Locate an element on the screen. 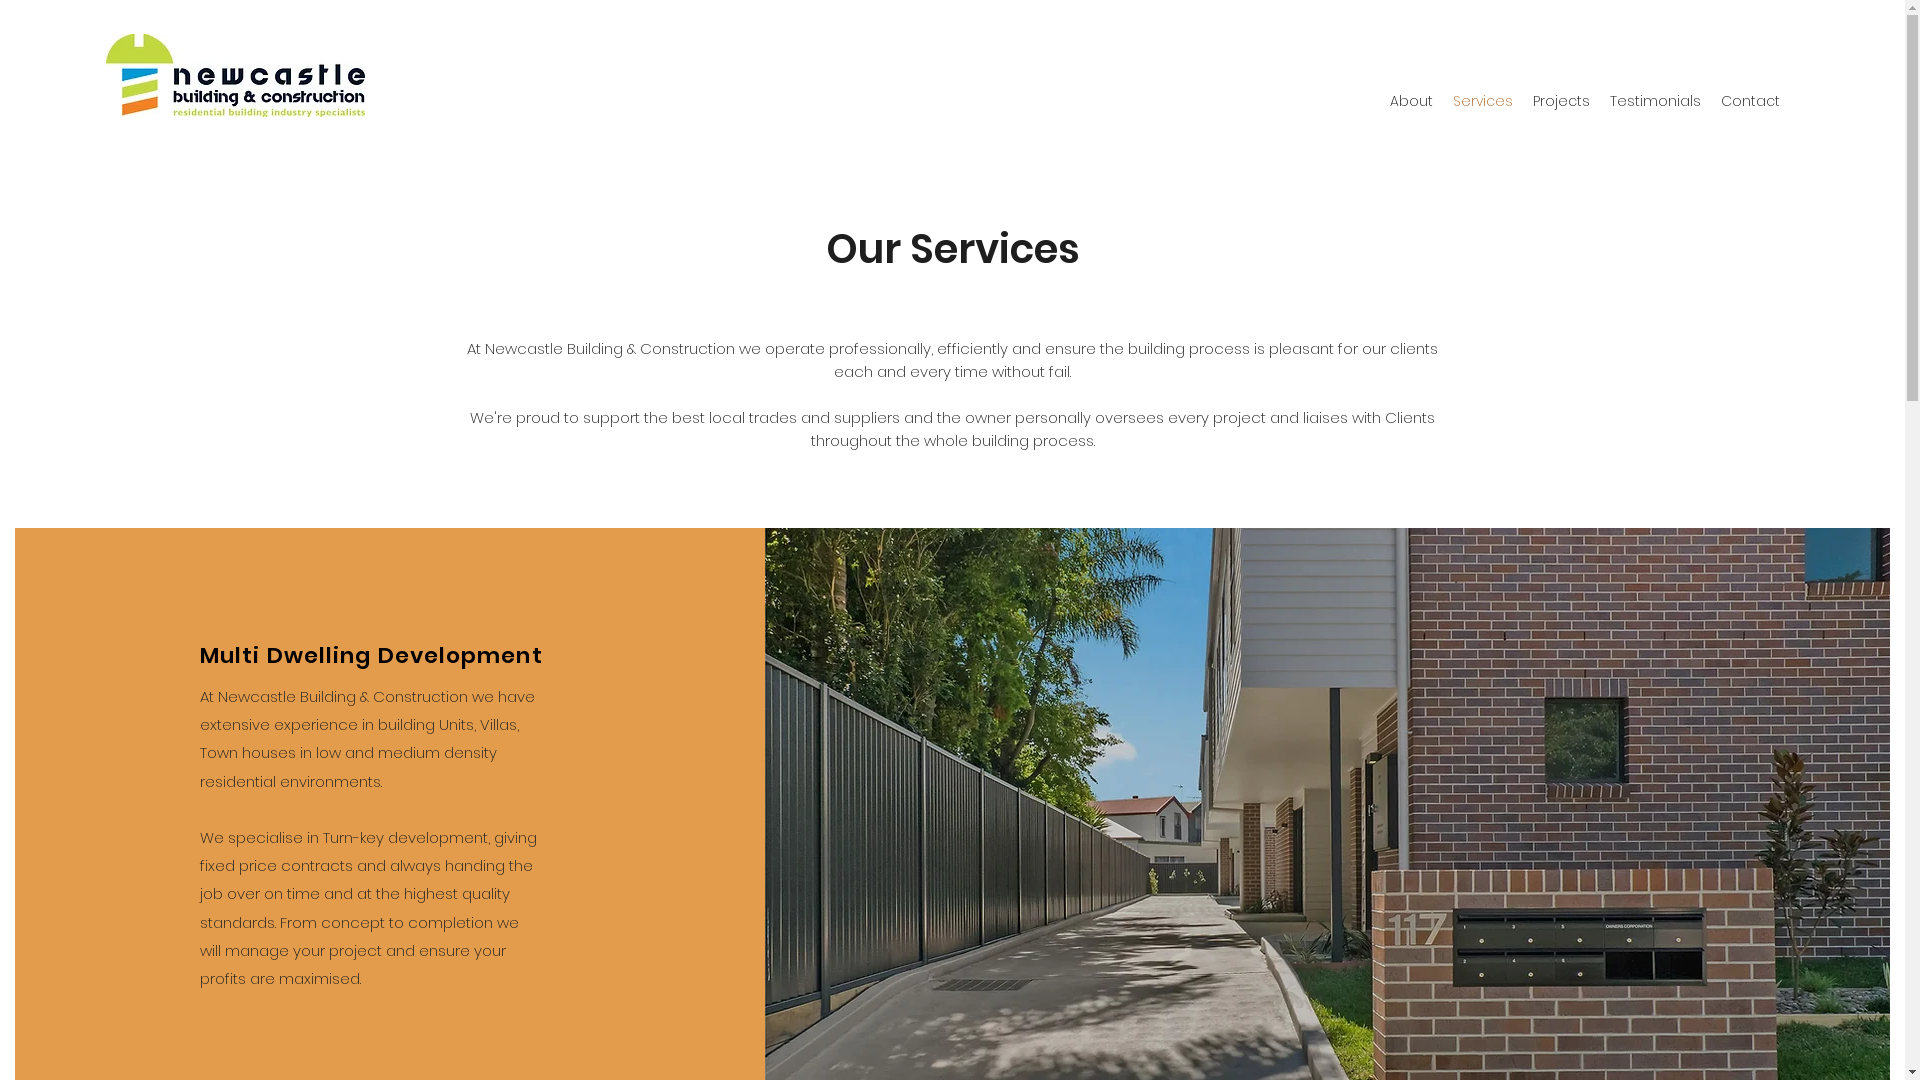  'Contact' is located at coordinates (1709, 101).